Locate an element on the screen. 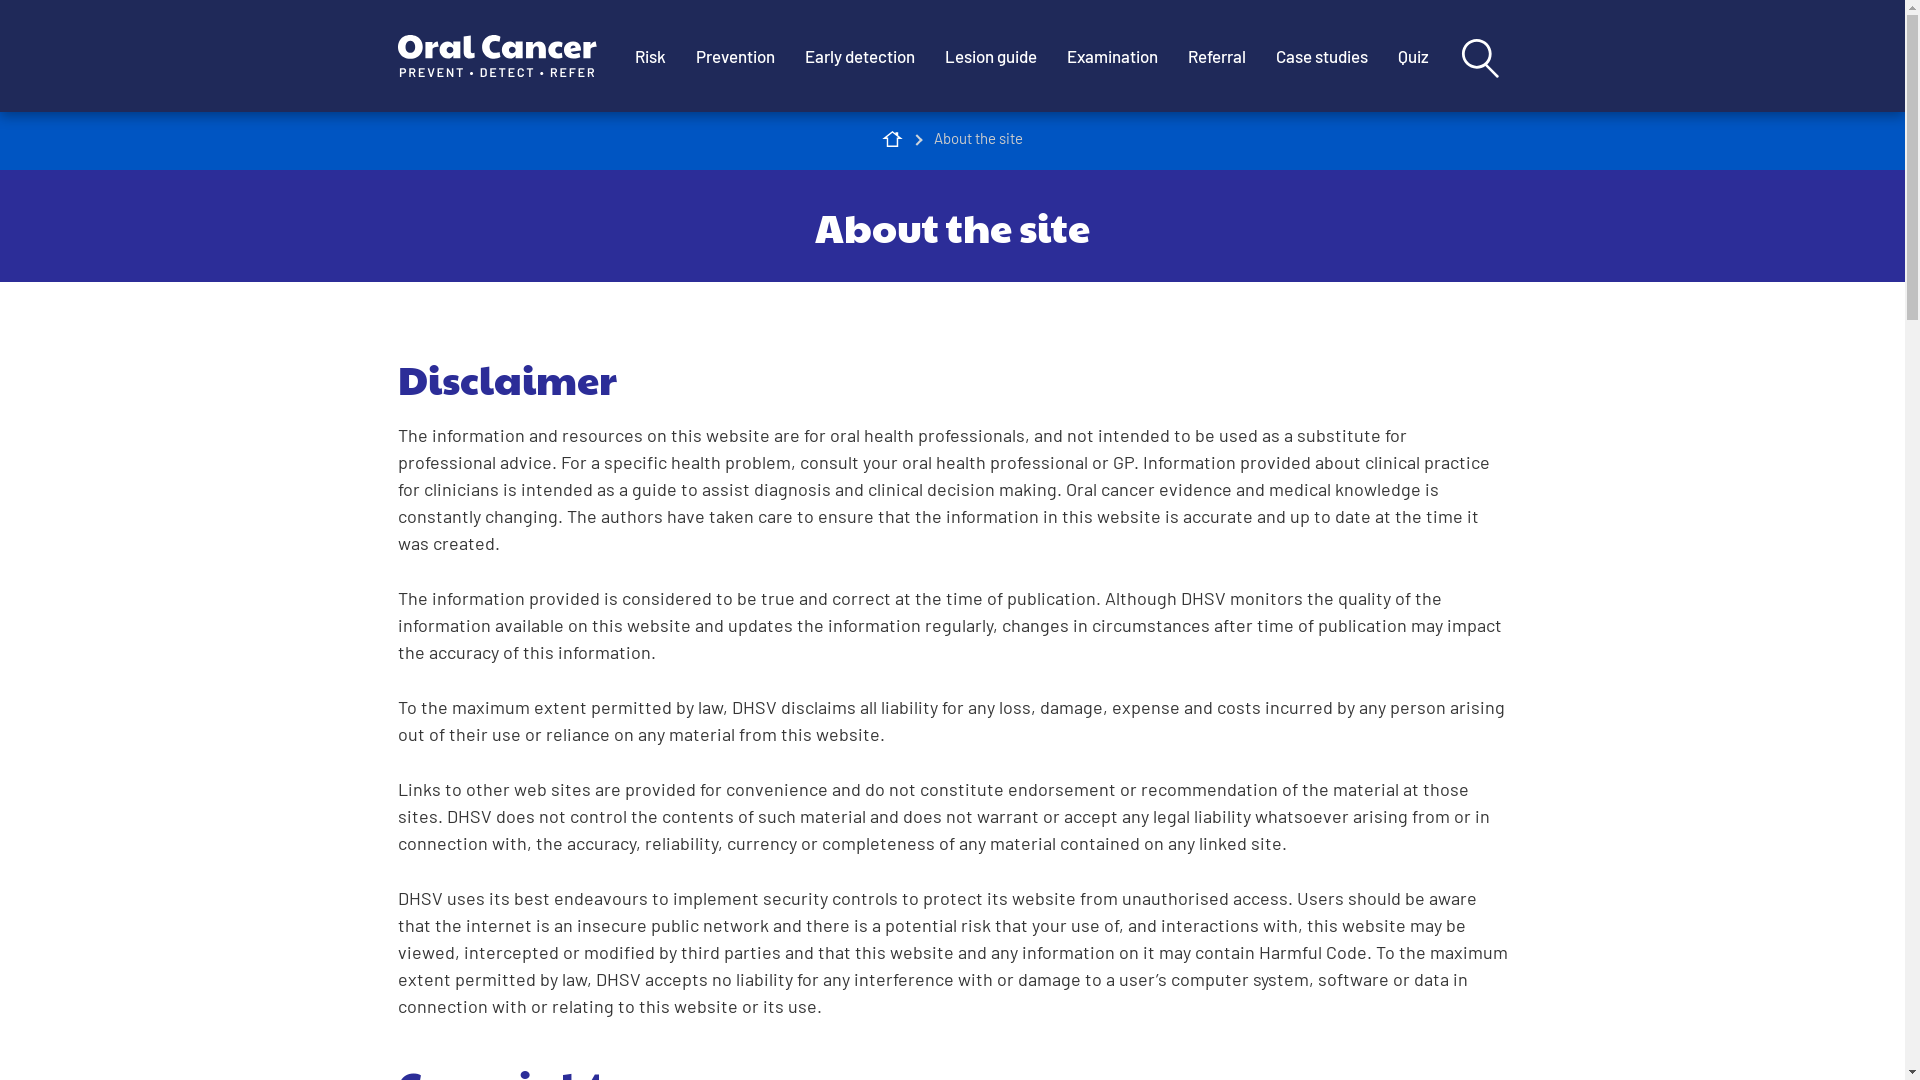 Image resolution: width=1920 pixels, height=1080 pixels. 'Open/Close Search Field' is located at coordinates (1479, 56).